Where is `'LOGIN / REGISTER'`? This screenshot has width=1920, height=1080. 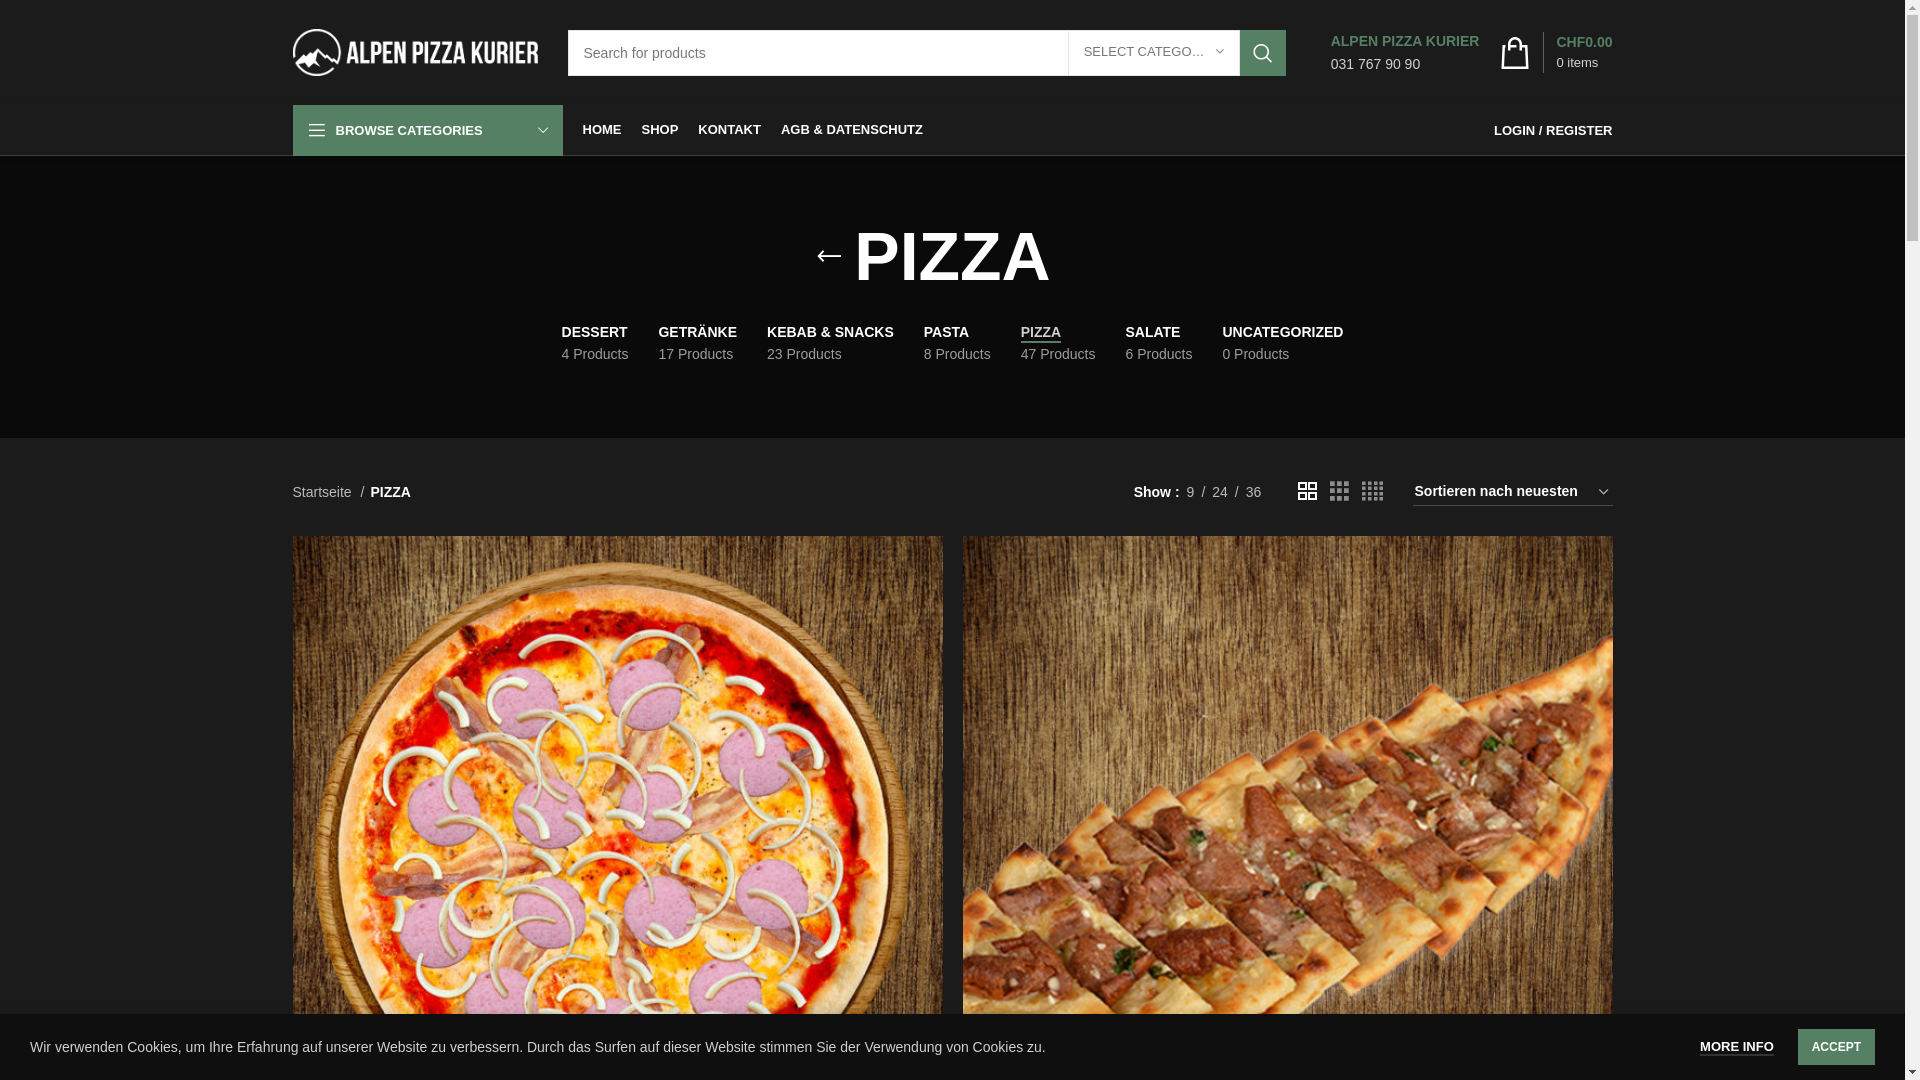
'LOGIN / REGISTER' is located at coordinates (1552, 130).